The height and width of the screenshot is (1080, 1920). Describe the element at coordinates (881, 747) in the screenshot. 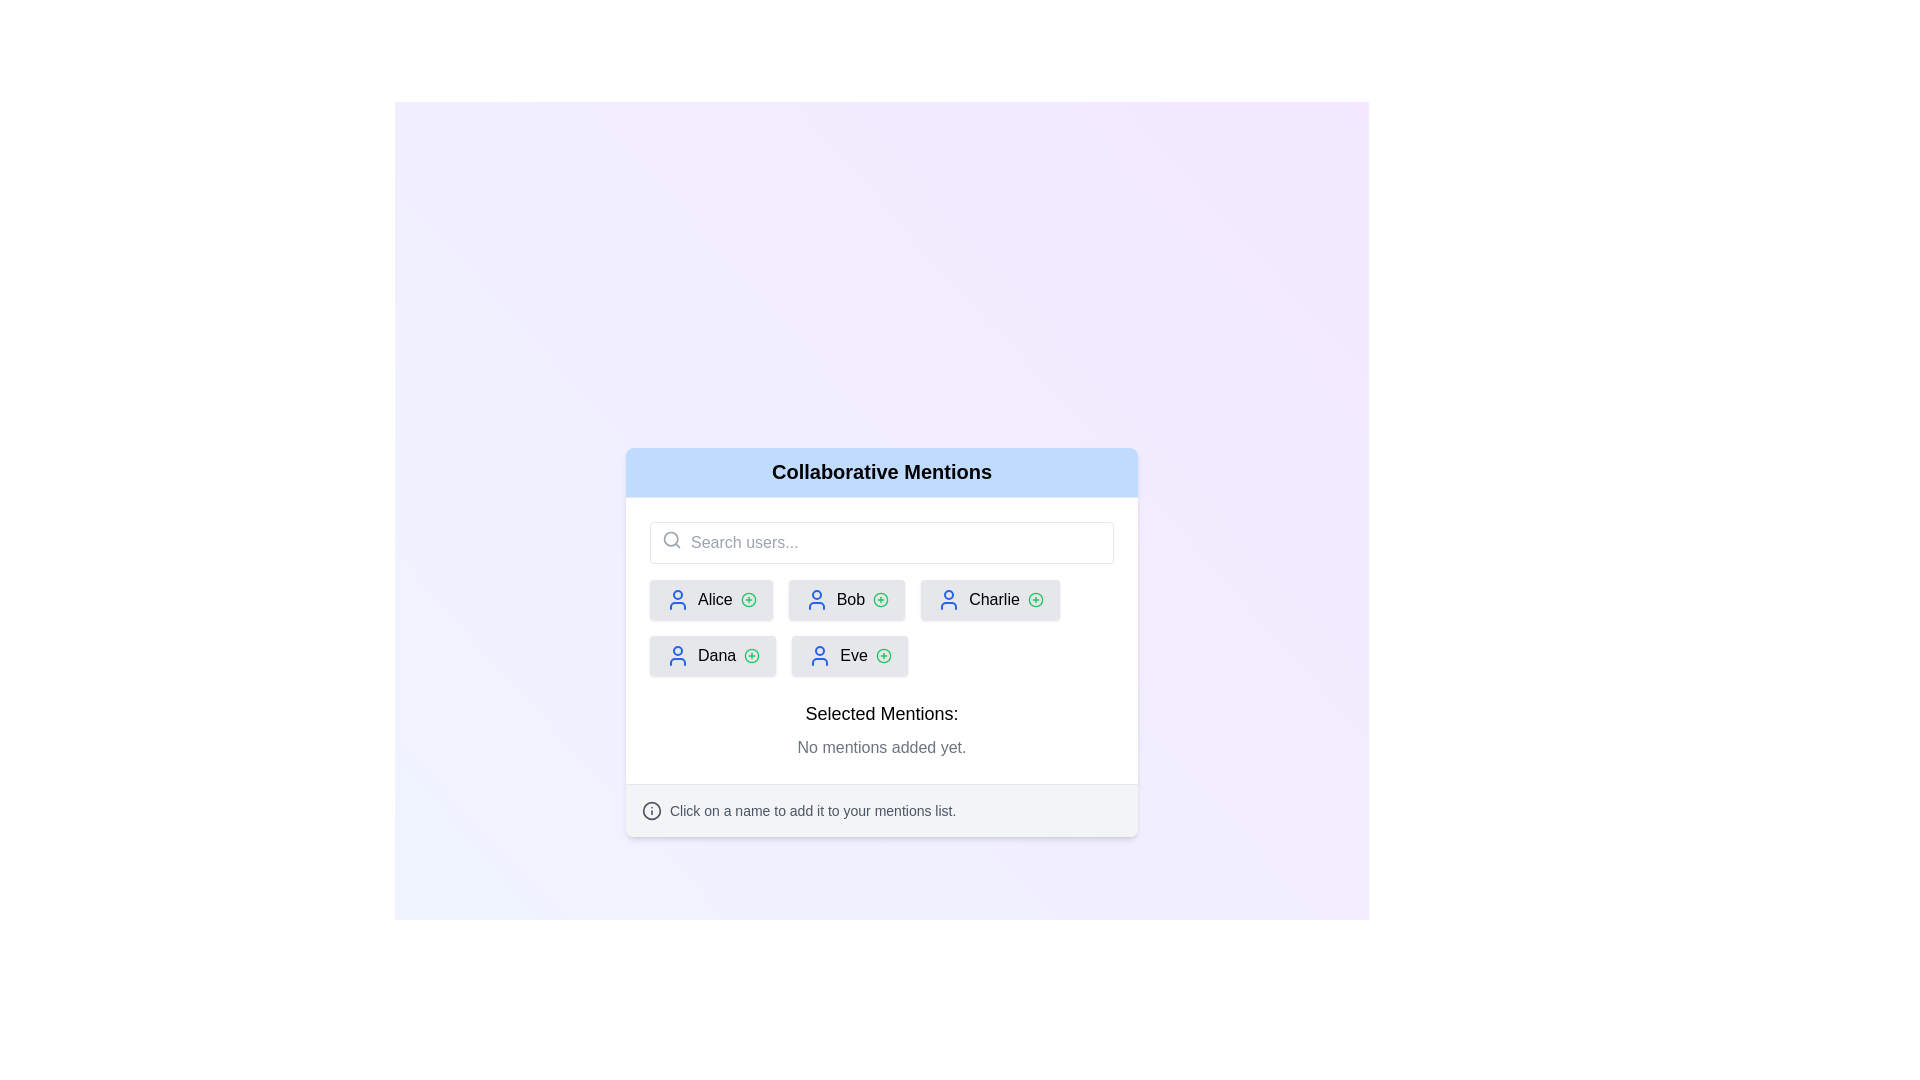

I see `the text label that reads 'No mentions added yet.' which is styled with a gray font color and positioned below the heading 'Selected Mentions:' in the 'Collaborative Mentions' widget` at that location.